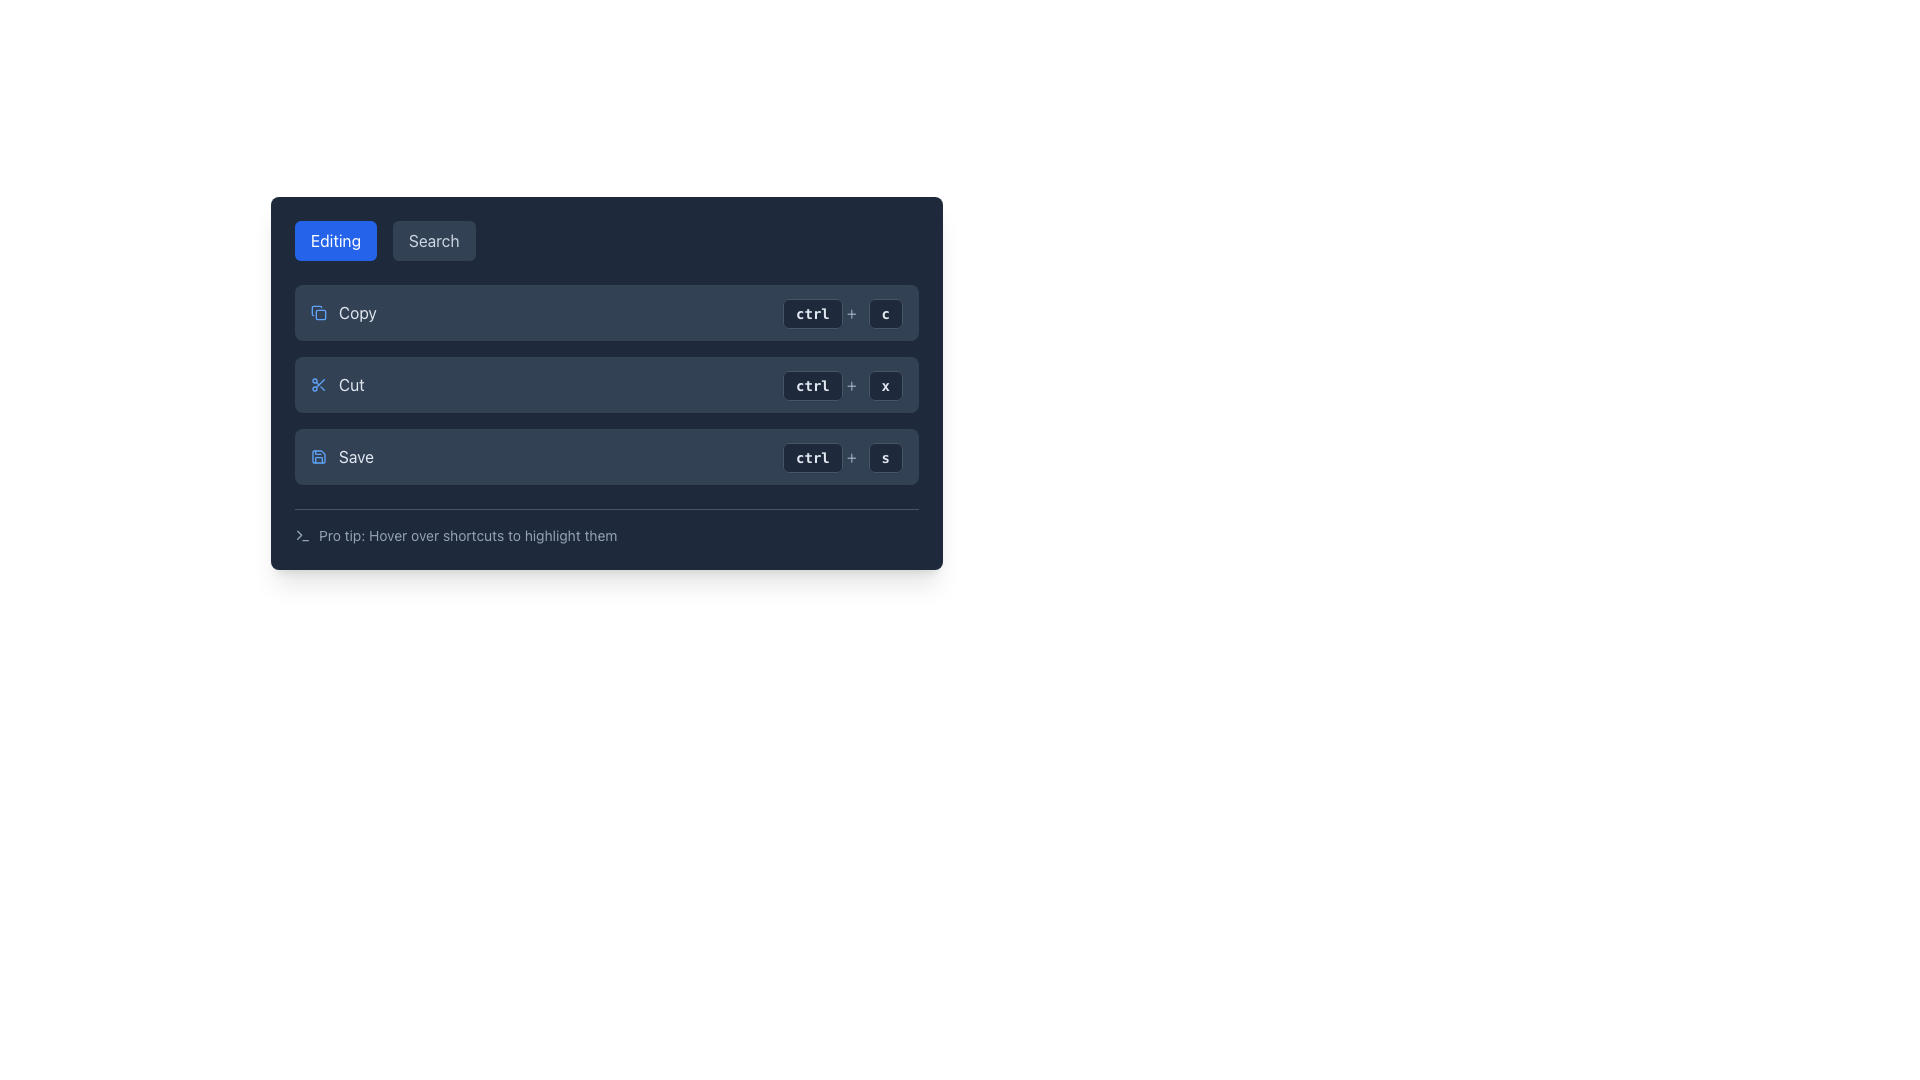 The image size is (1920, 1080). I want to click on the Display row for shortcut instructions that shows the cut action 'ctrl+x' for further interaction, so click(605, 385).